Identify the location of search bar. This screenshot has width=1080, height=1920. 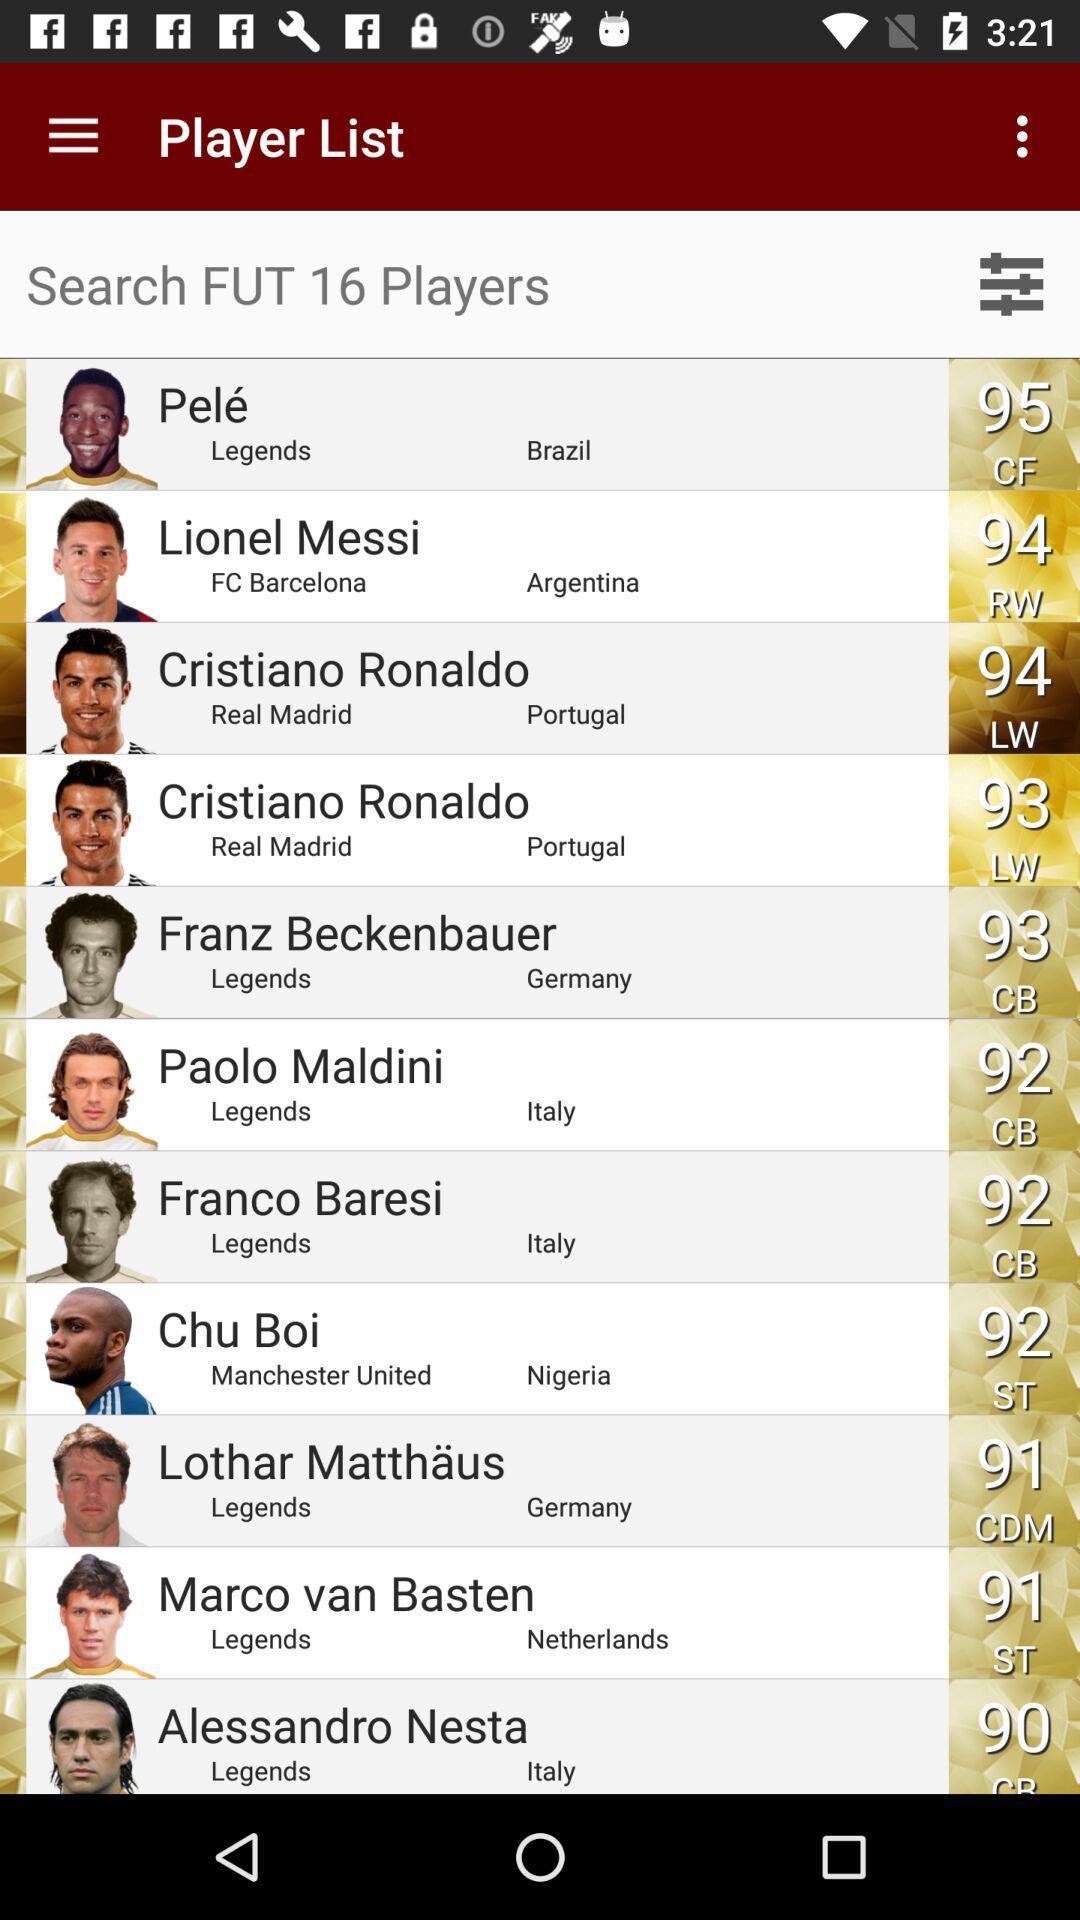
(471, 283).